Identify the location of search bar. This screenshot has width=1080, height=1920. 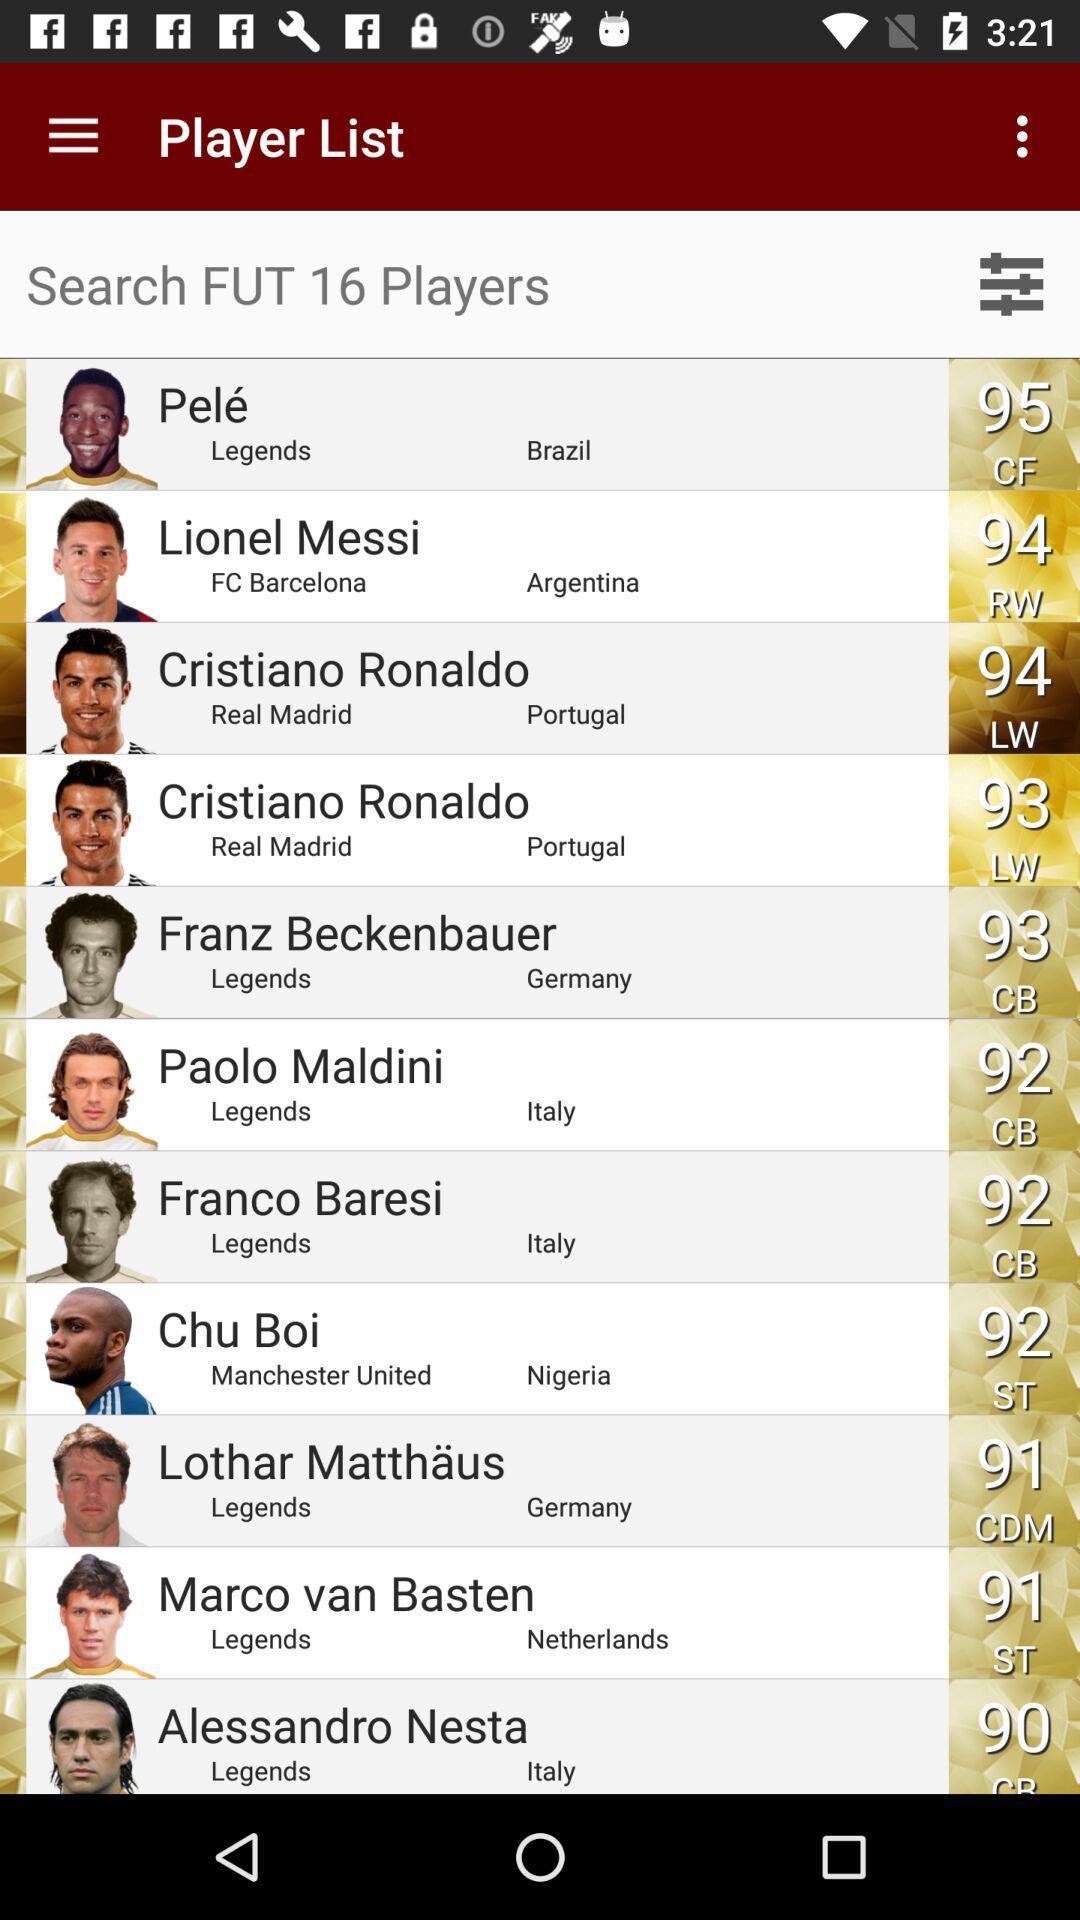
(471, 283).